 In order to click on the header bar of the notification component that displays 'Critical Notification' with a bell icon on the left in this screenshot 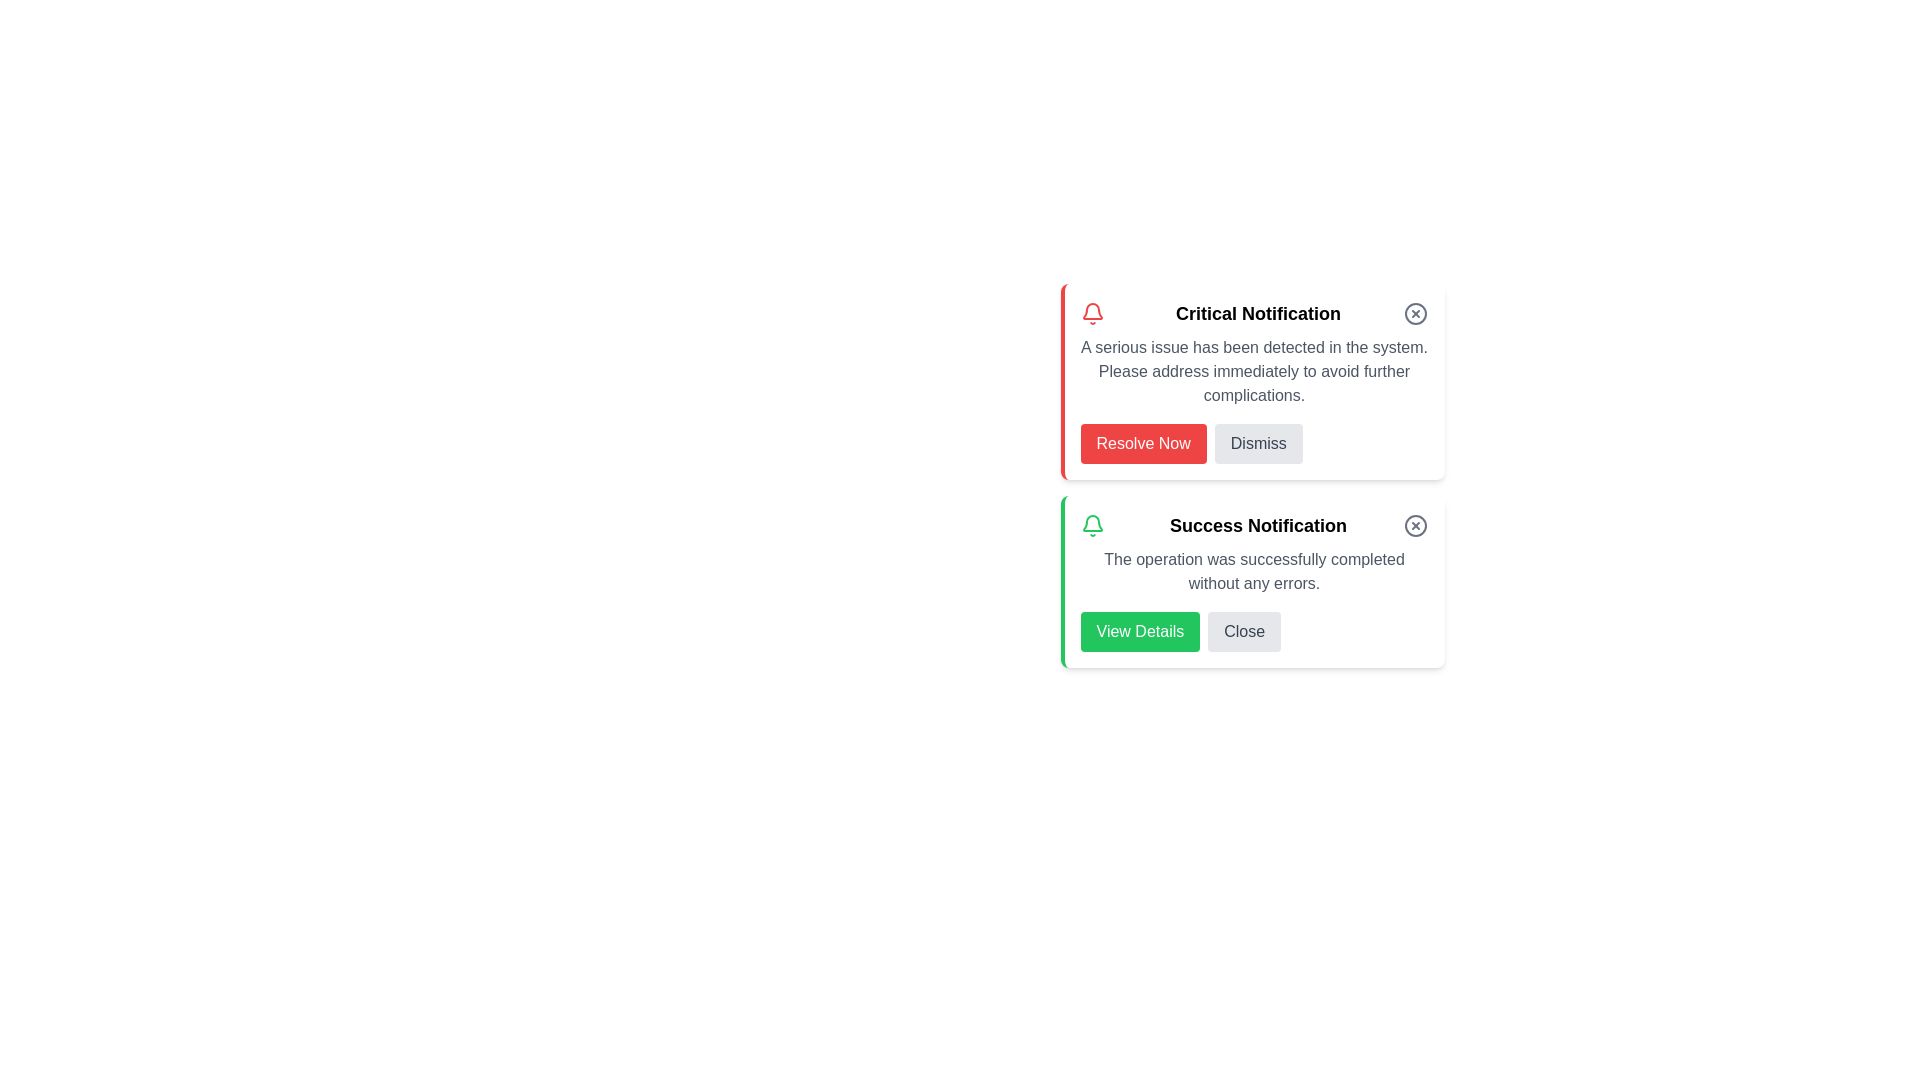, I will do `click(1253, 313)`.